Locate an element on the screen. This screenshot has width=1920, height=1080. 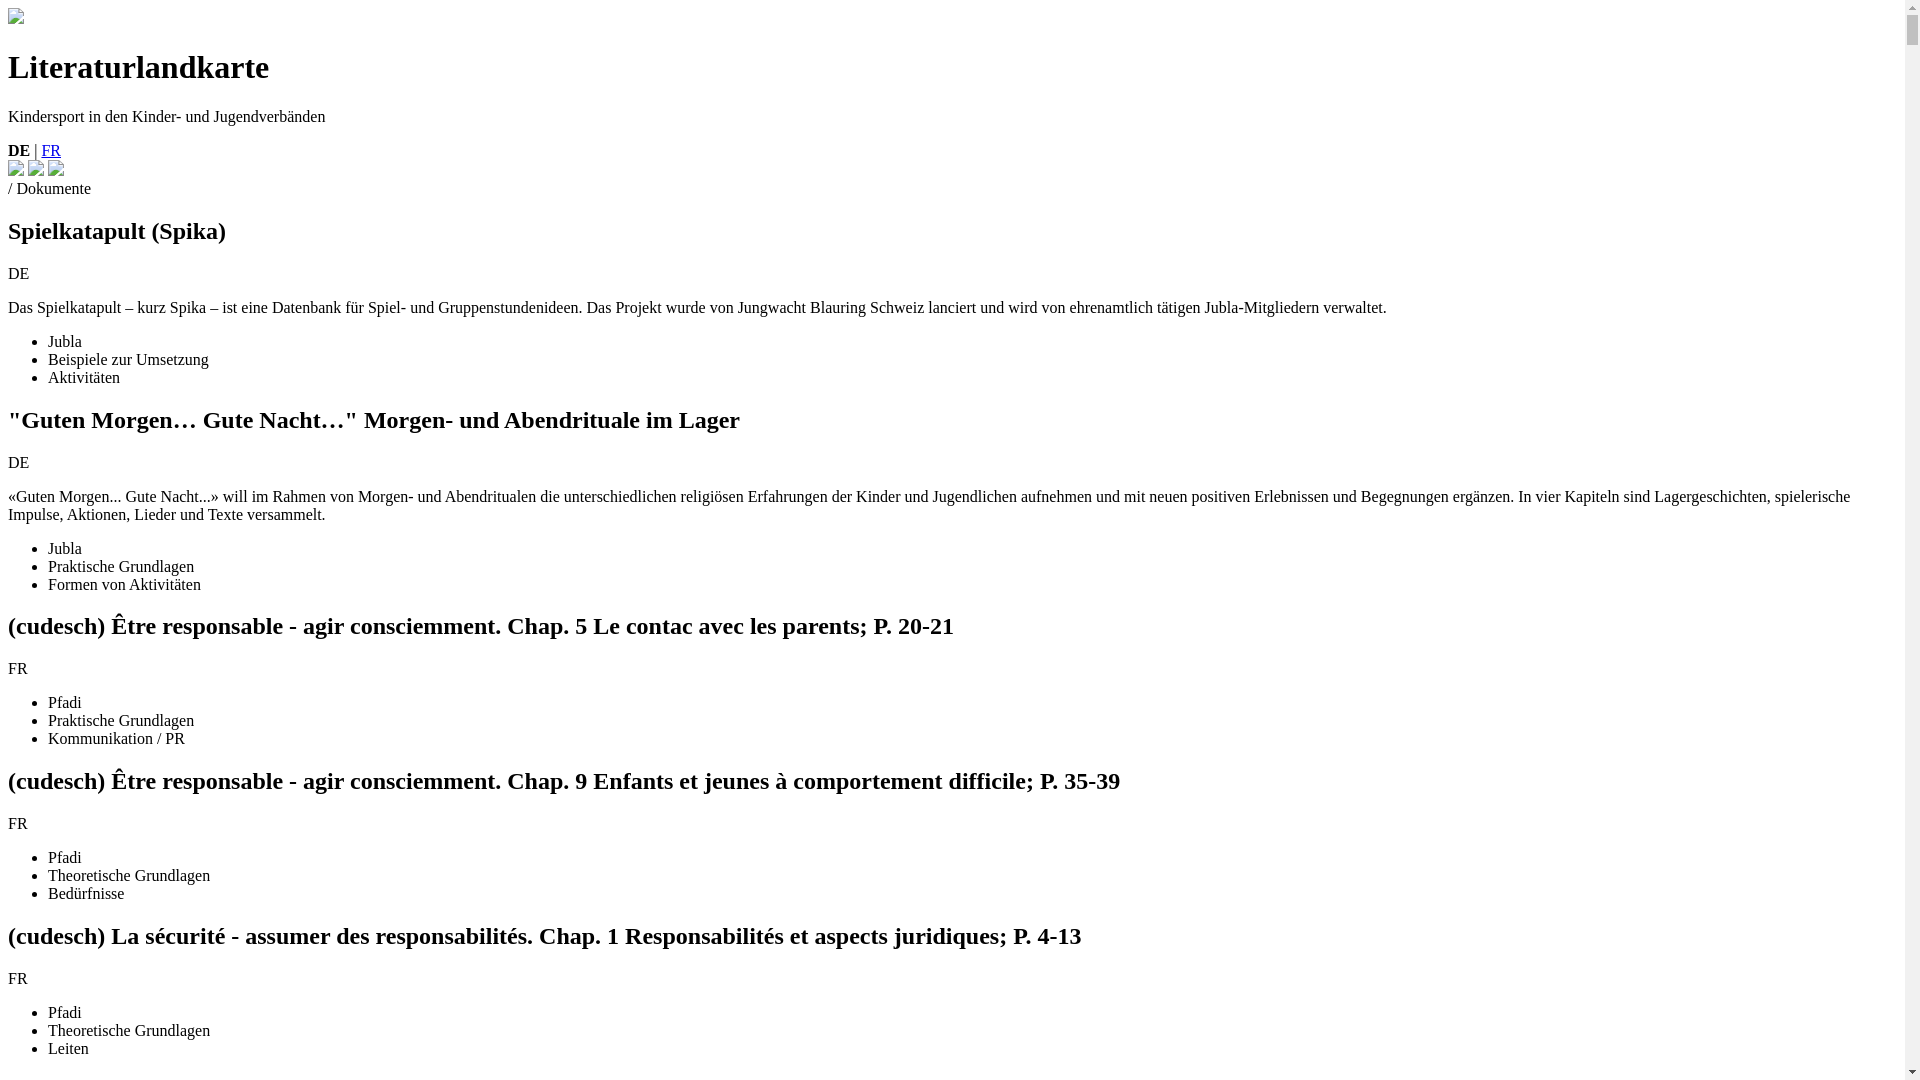
'FR' is located at coordinates (51, 149).